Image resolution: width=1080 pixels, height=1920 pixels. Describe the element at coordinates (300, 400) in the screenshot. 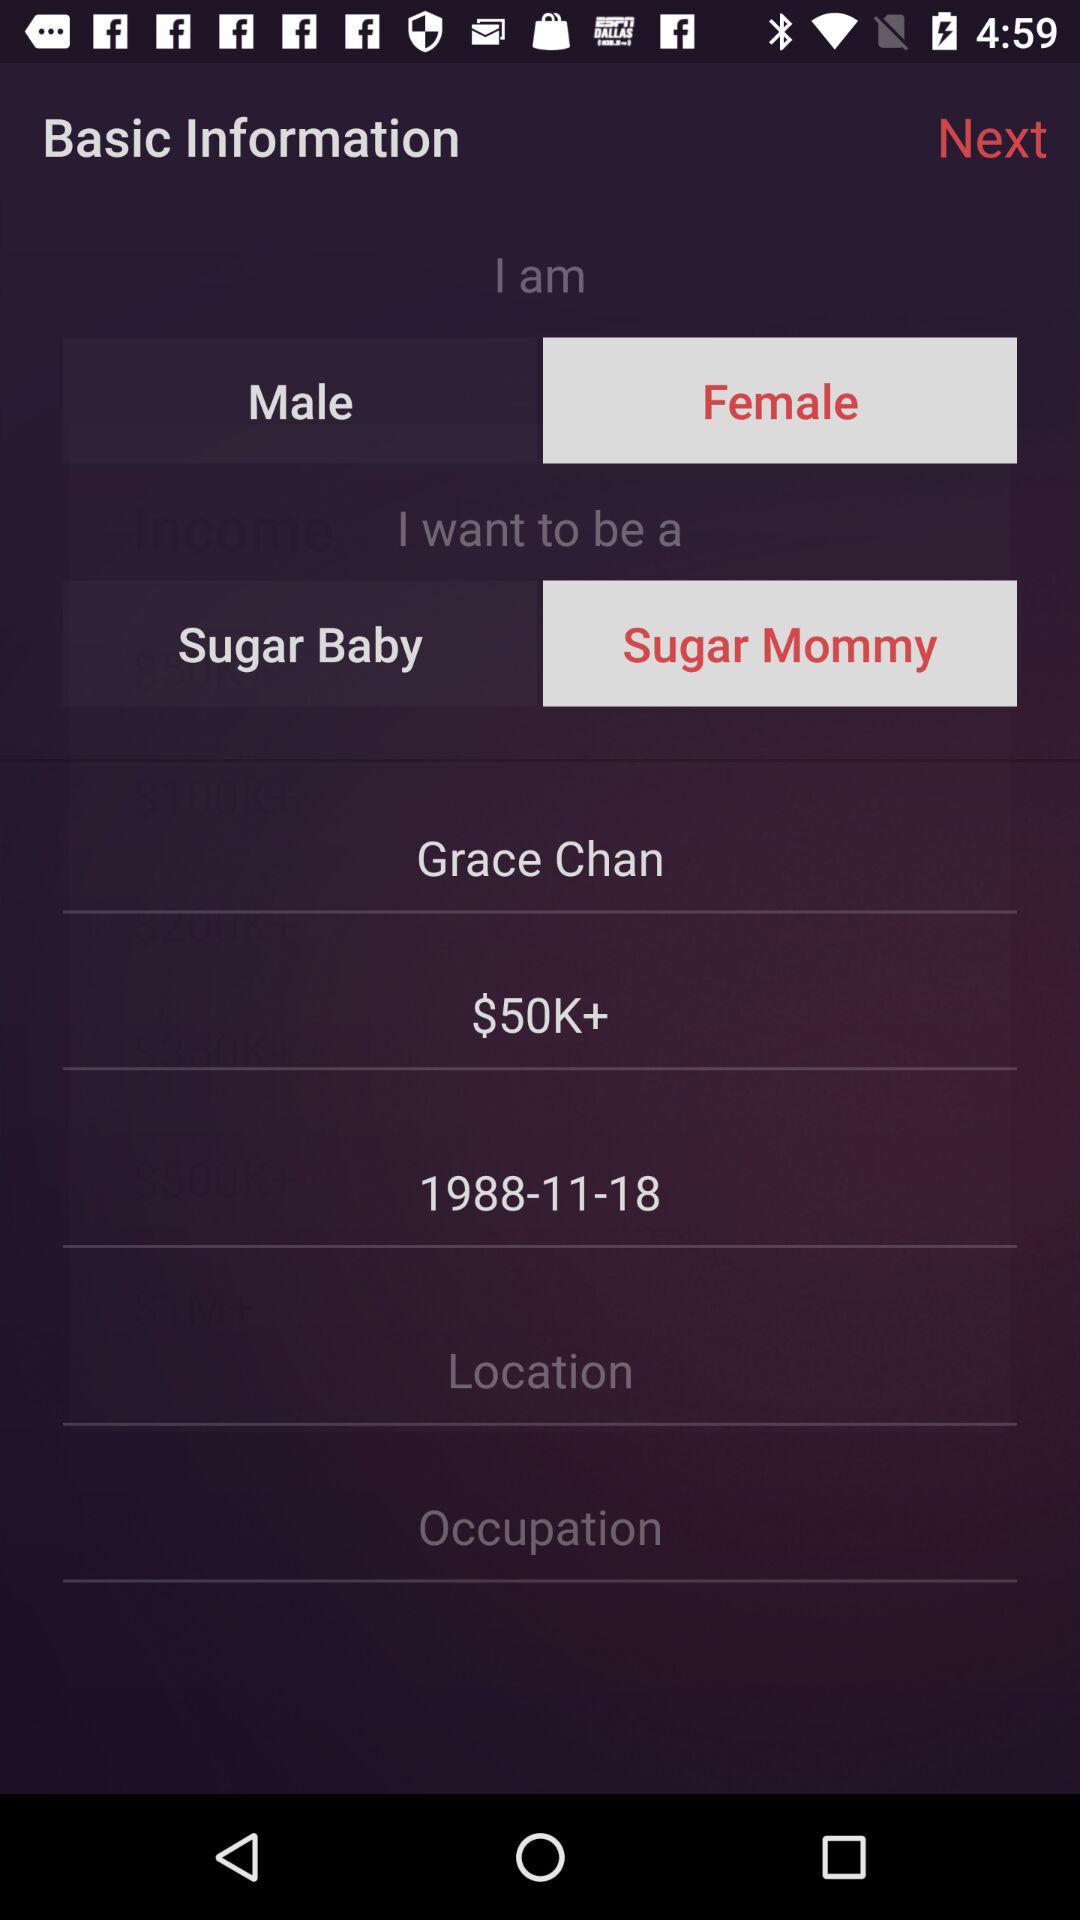

I see `male item` at that location.